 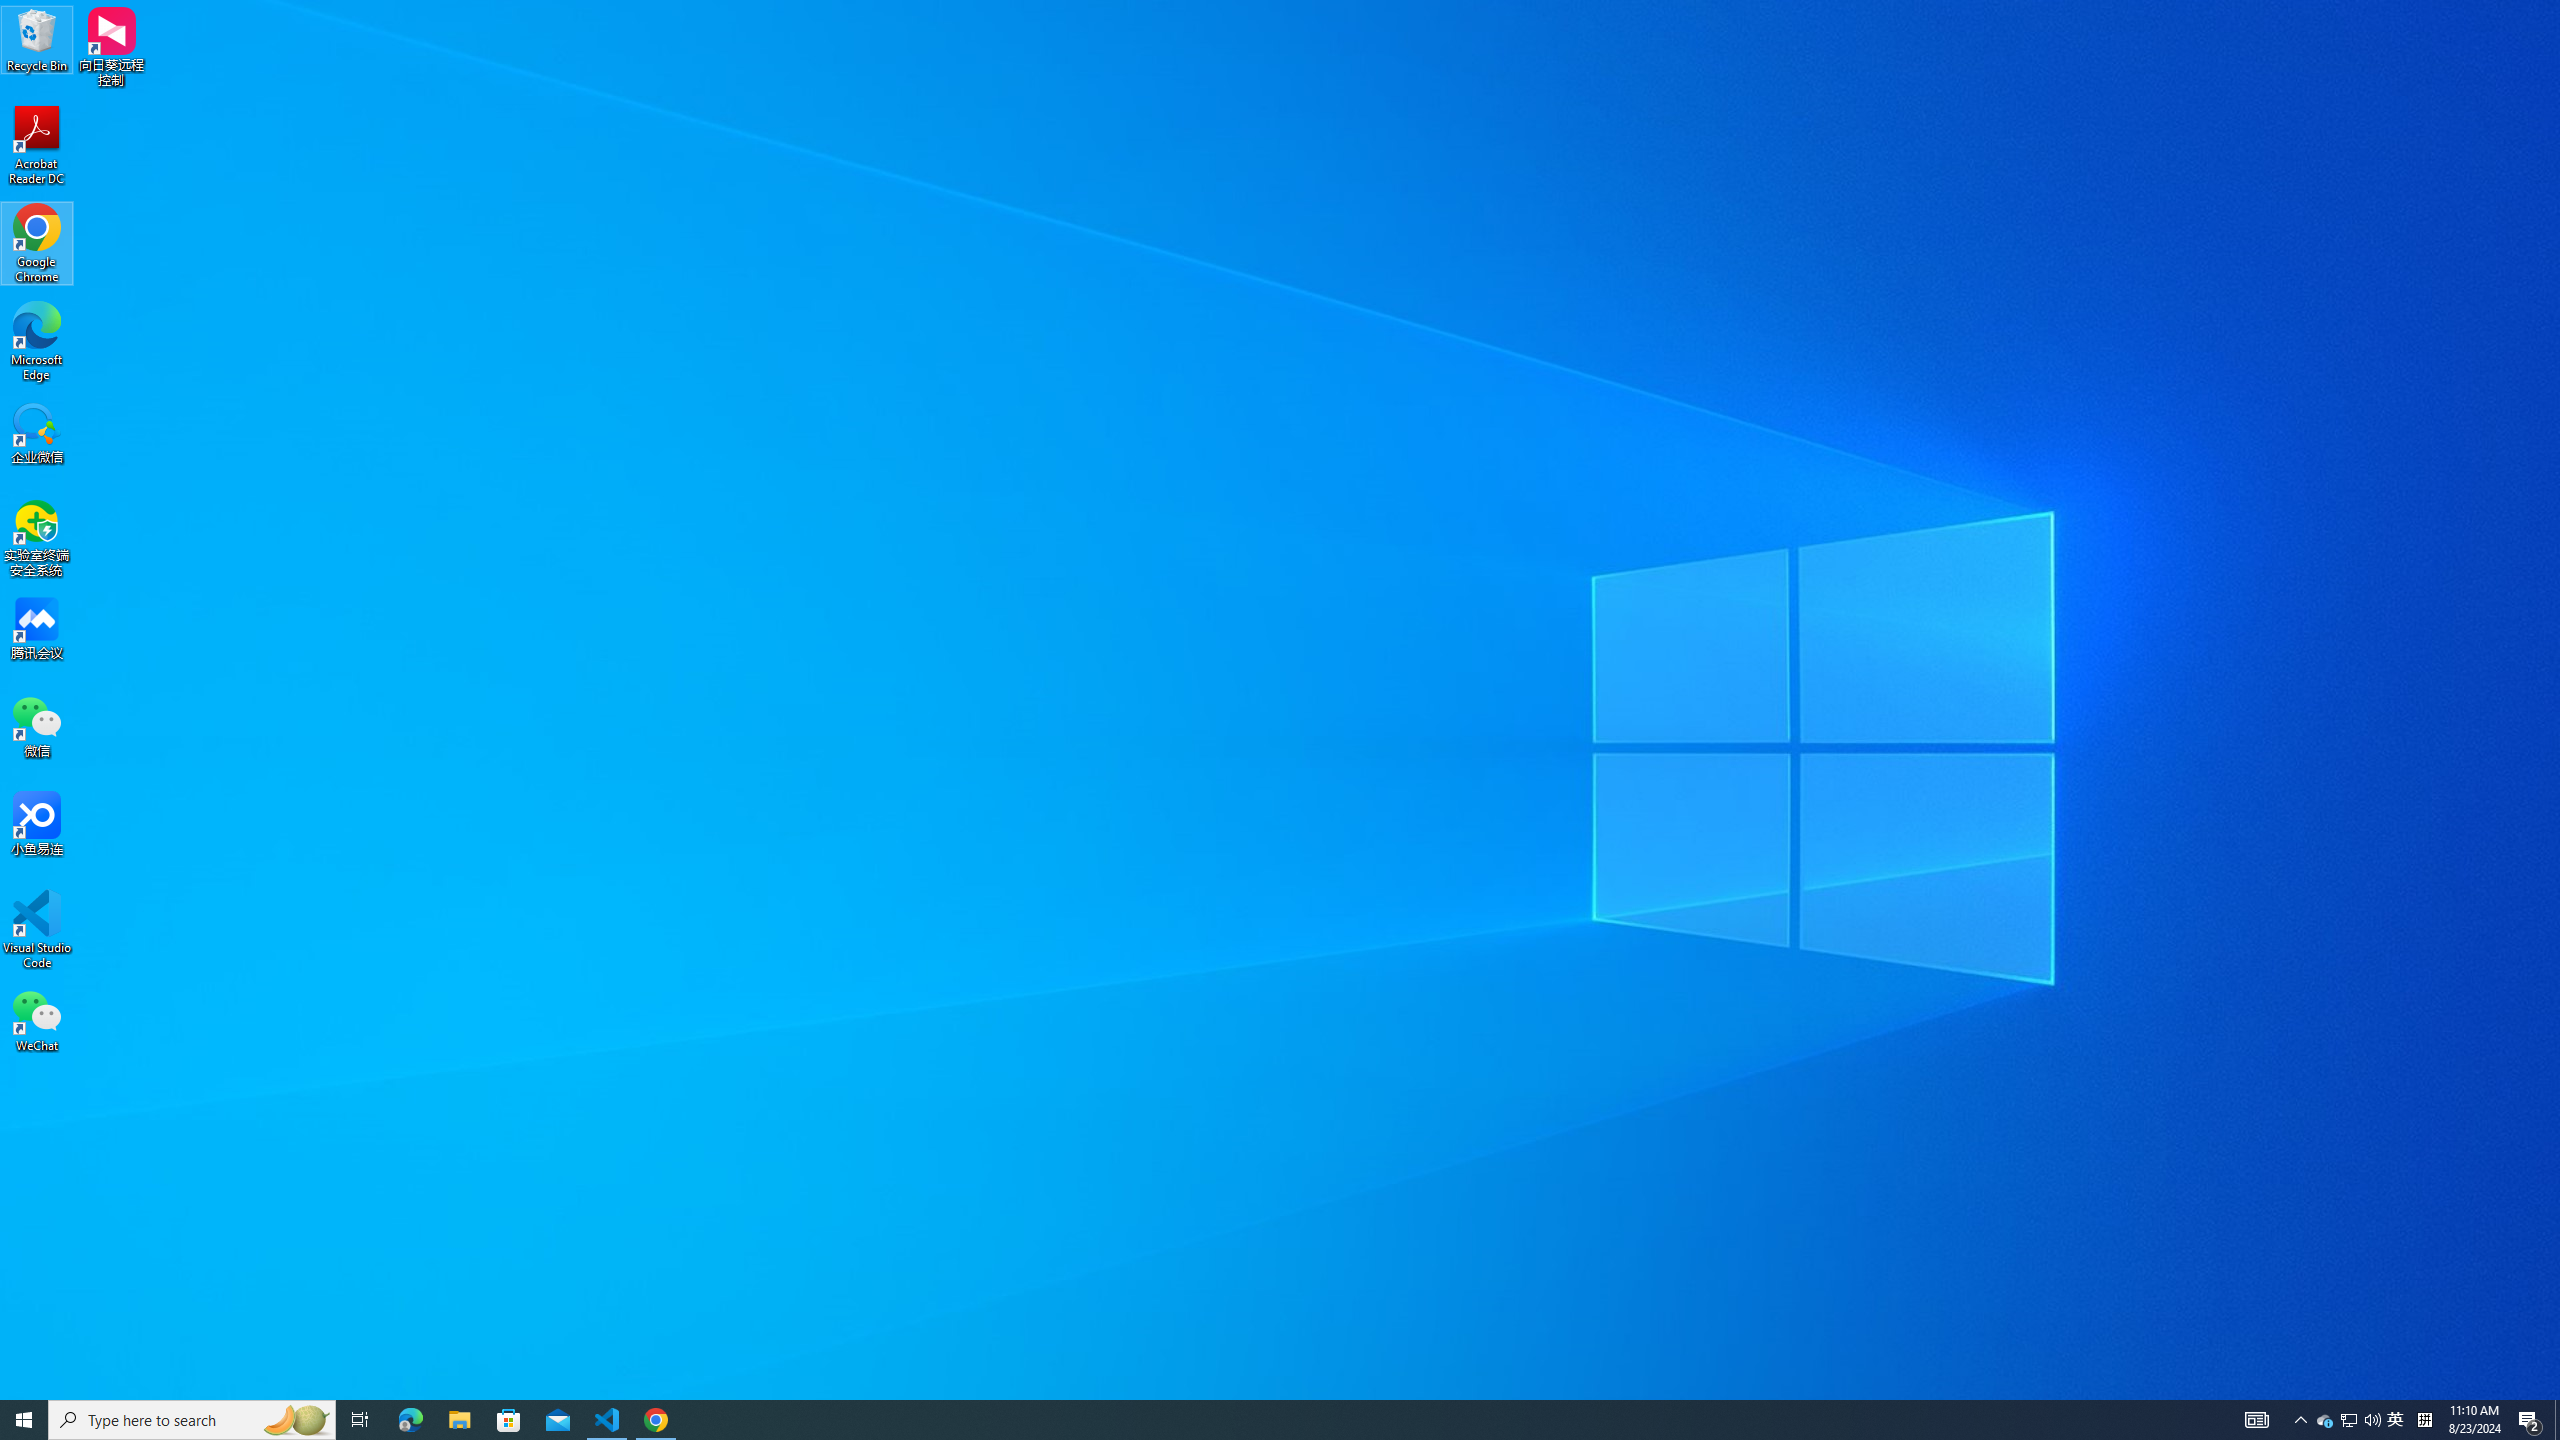 What do you see at coordinates (36, 38) in the screenshot?
I see `'Recycle Bin'` at bounding box center [36, 38].